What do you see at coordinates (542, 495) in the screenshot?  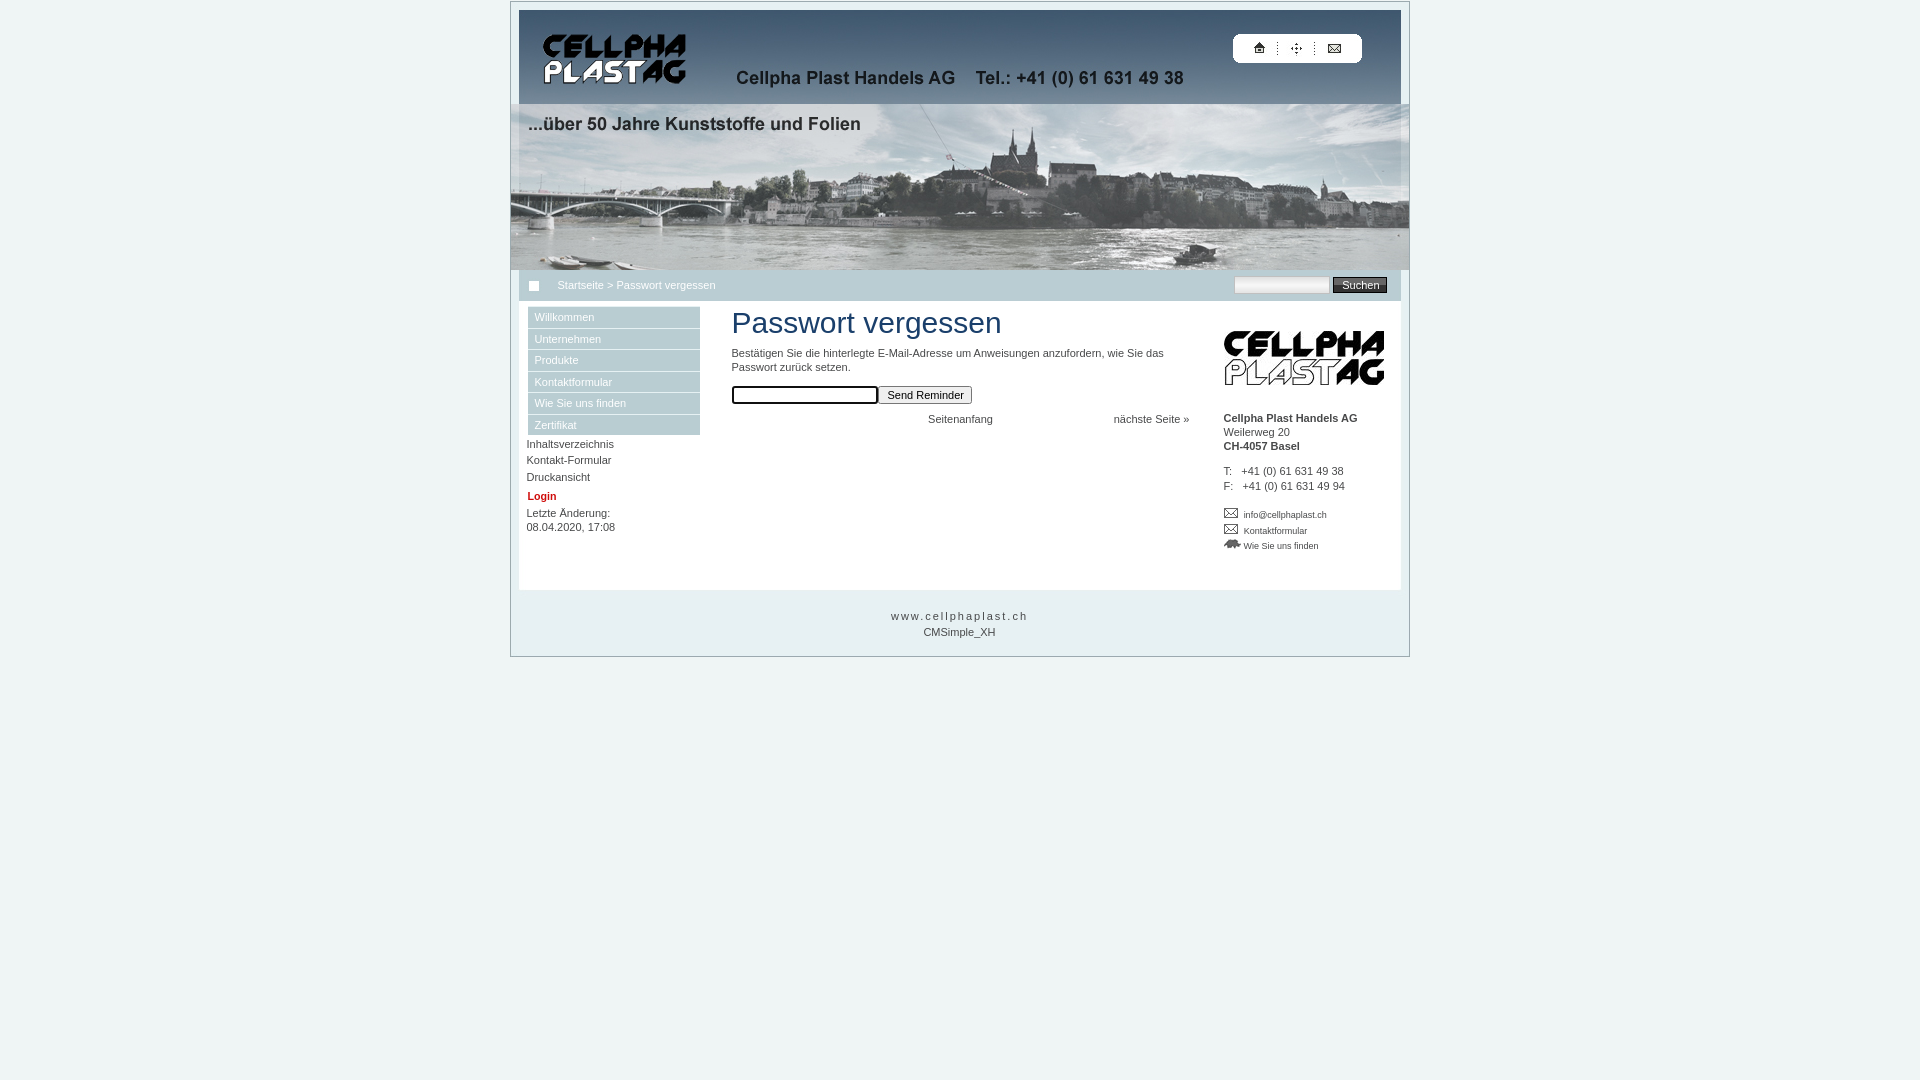 I see `'Login'` at bounding box center [542, 495].